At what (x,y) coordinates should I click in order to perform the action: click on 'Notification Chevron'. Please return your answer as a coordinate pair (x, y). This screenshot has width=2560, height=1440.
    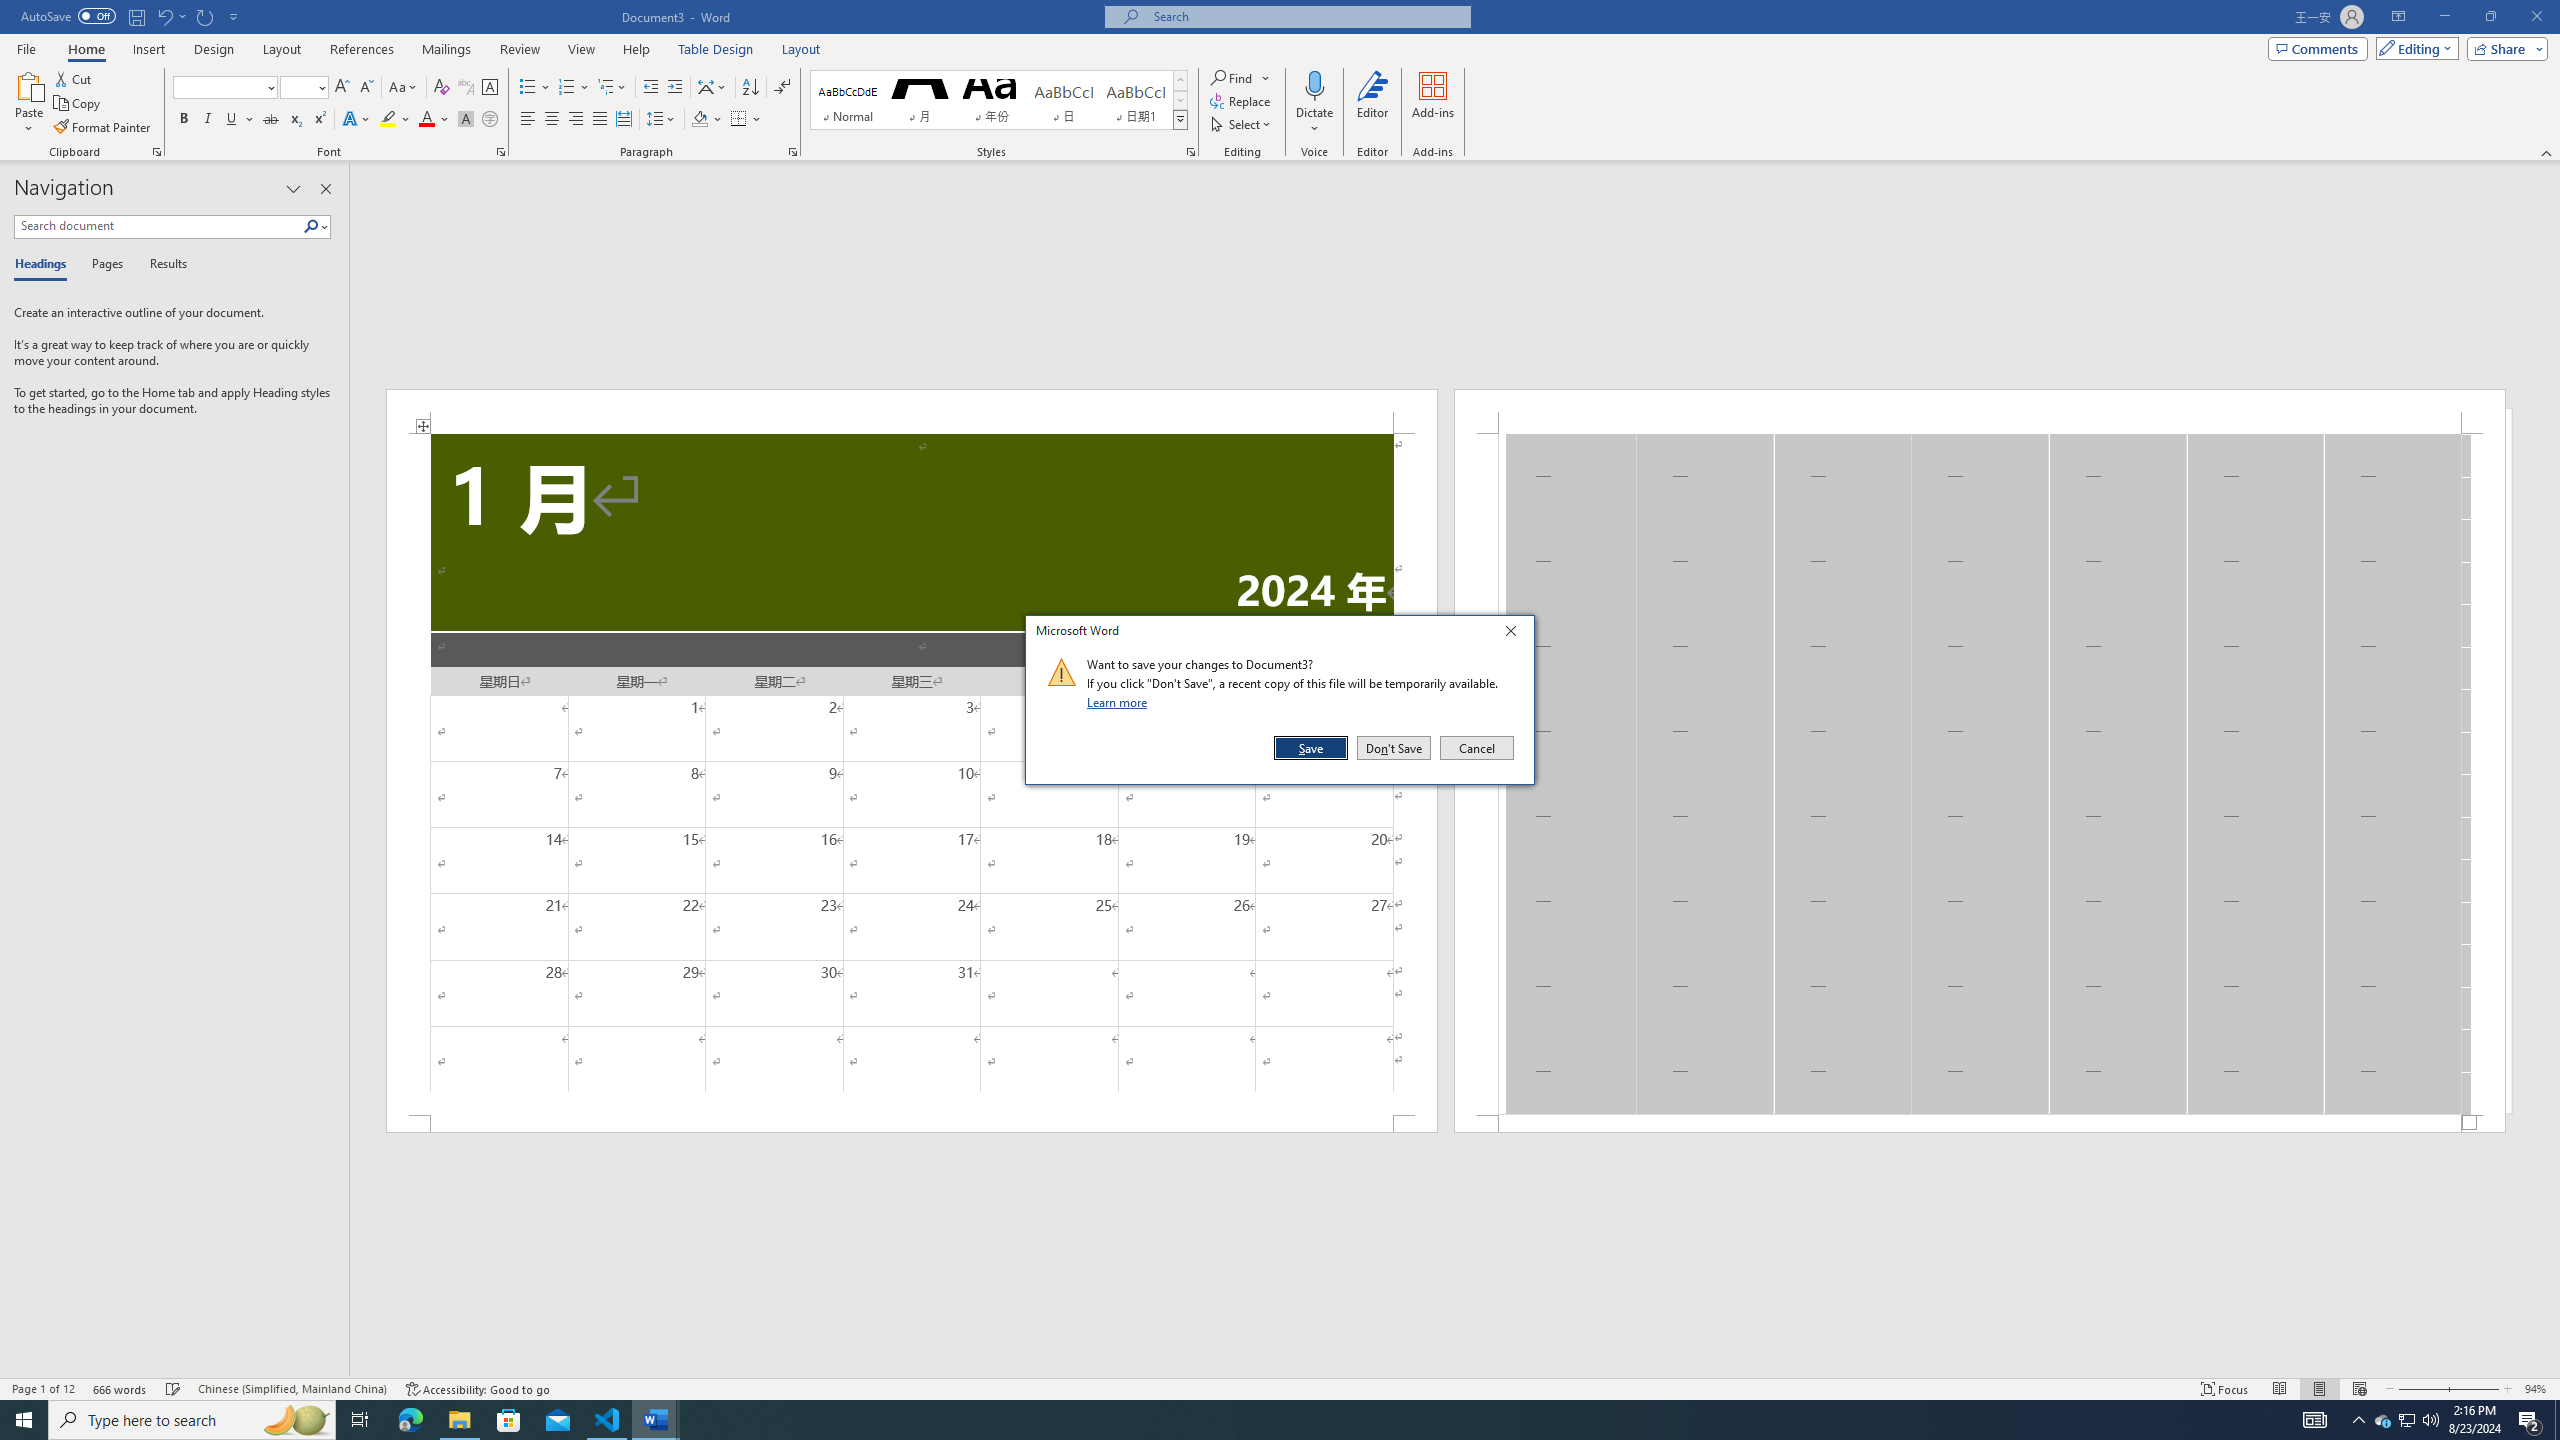
    Looking at the image, I should click on (2359, 1418).